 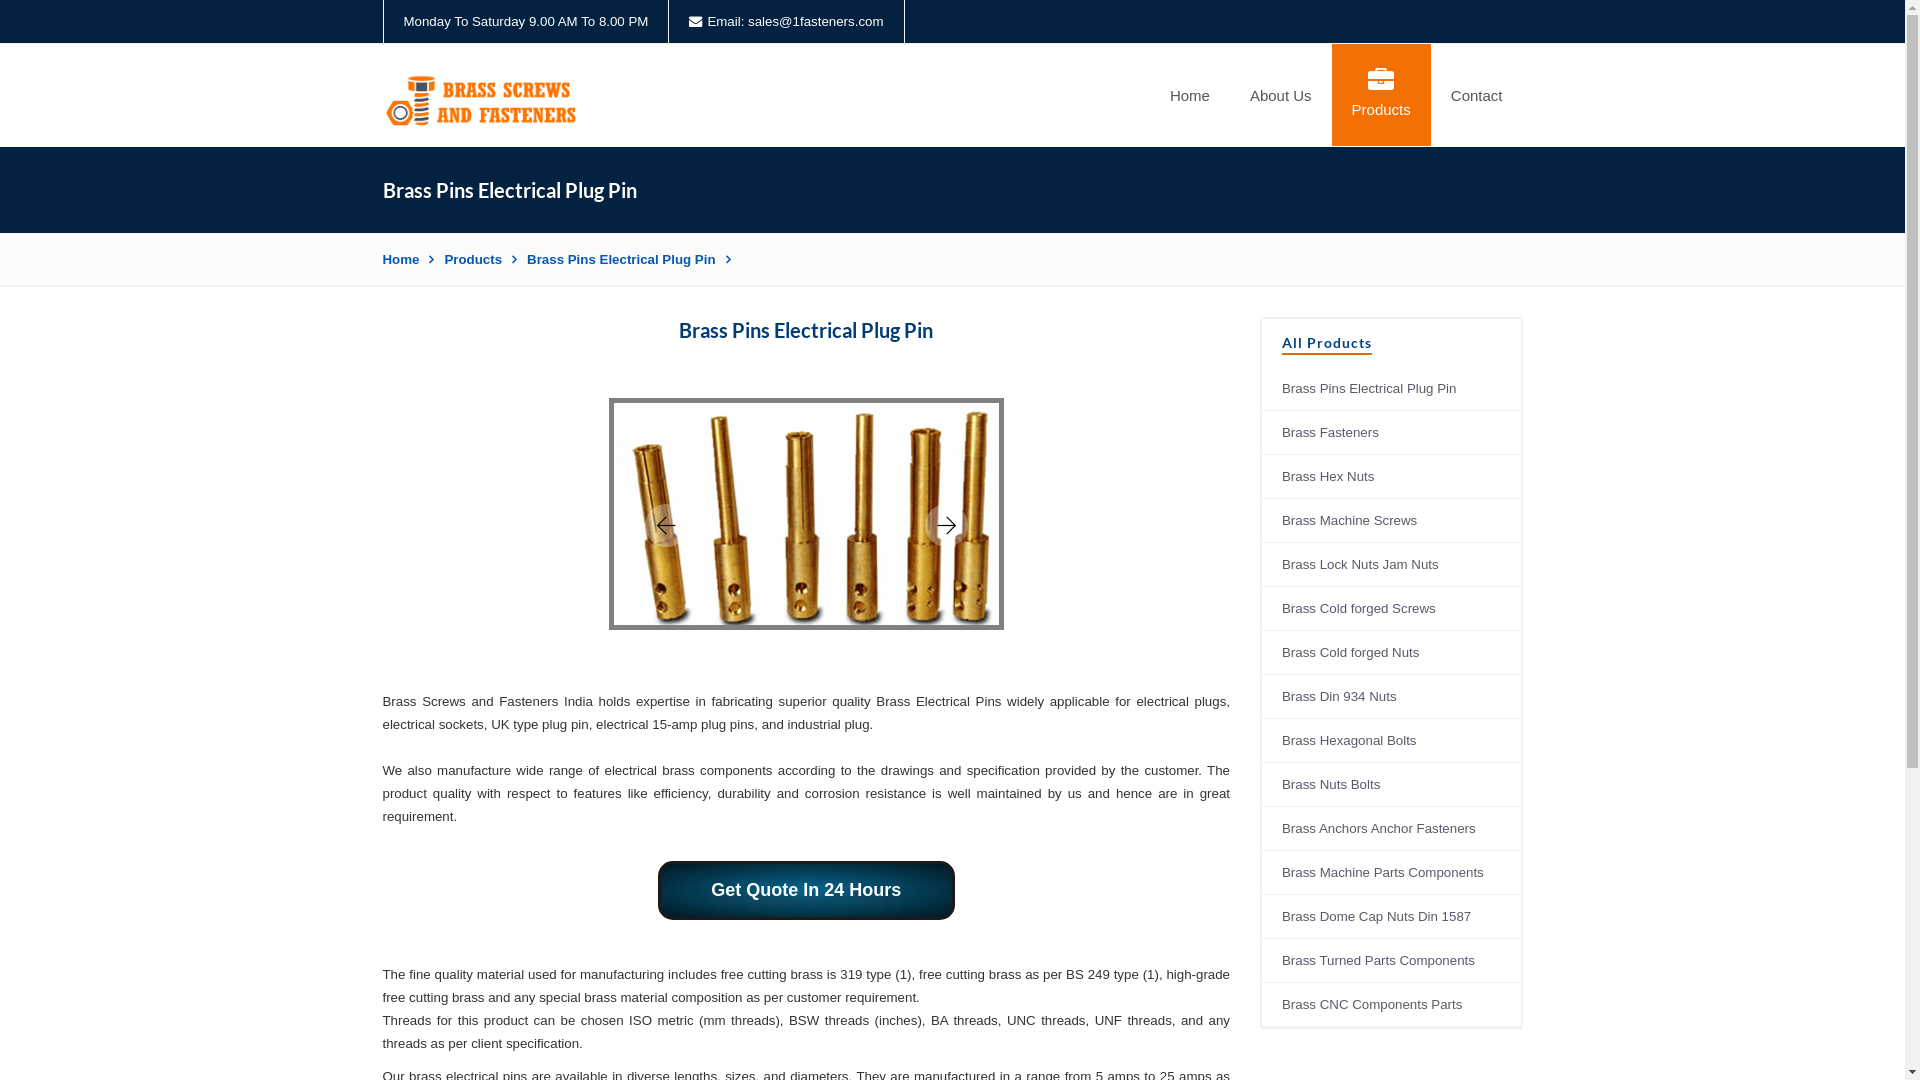 What do you see at coordinates (1390, 740) in the screenshot?
I see `'Brass Hexagonal Bolts'` at bounding box center [1390, 740].